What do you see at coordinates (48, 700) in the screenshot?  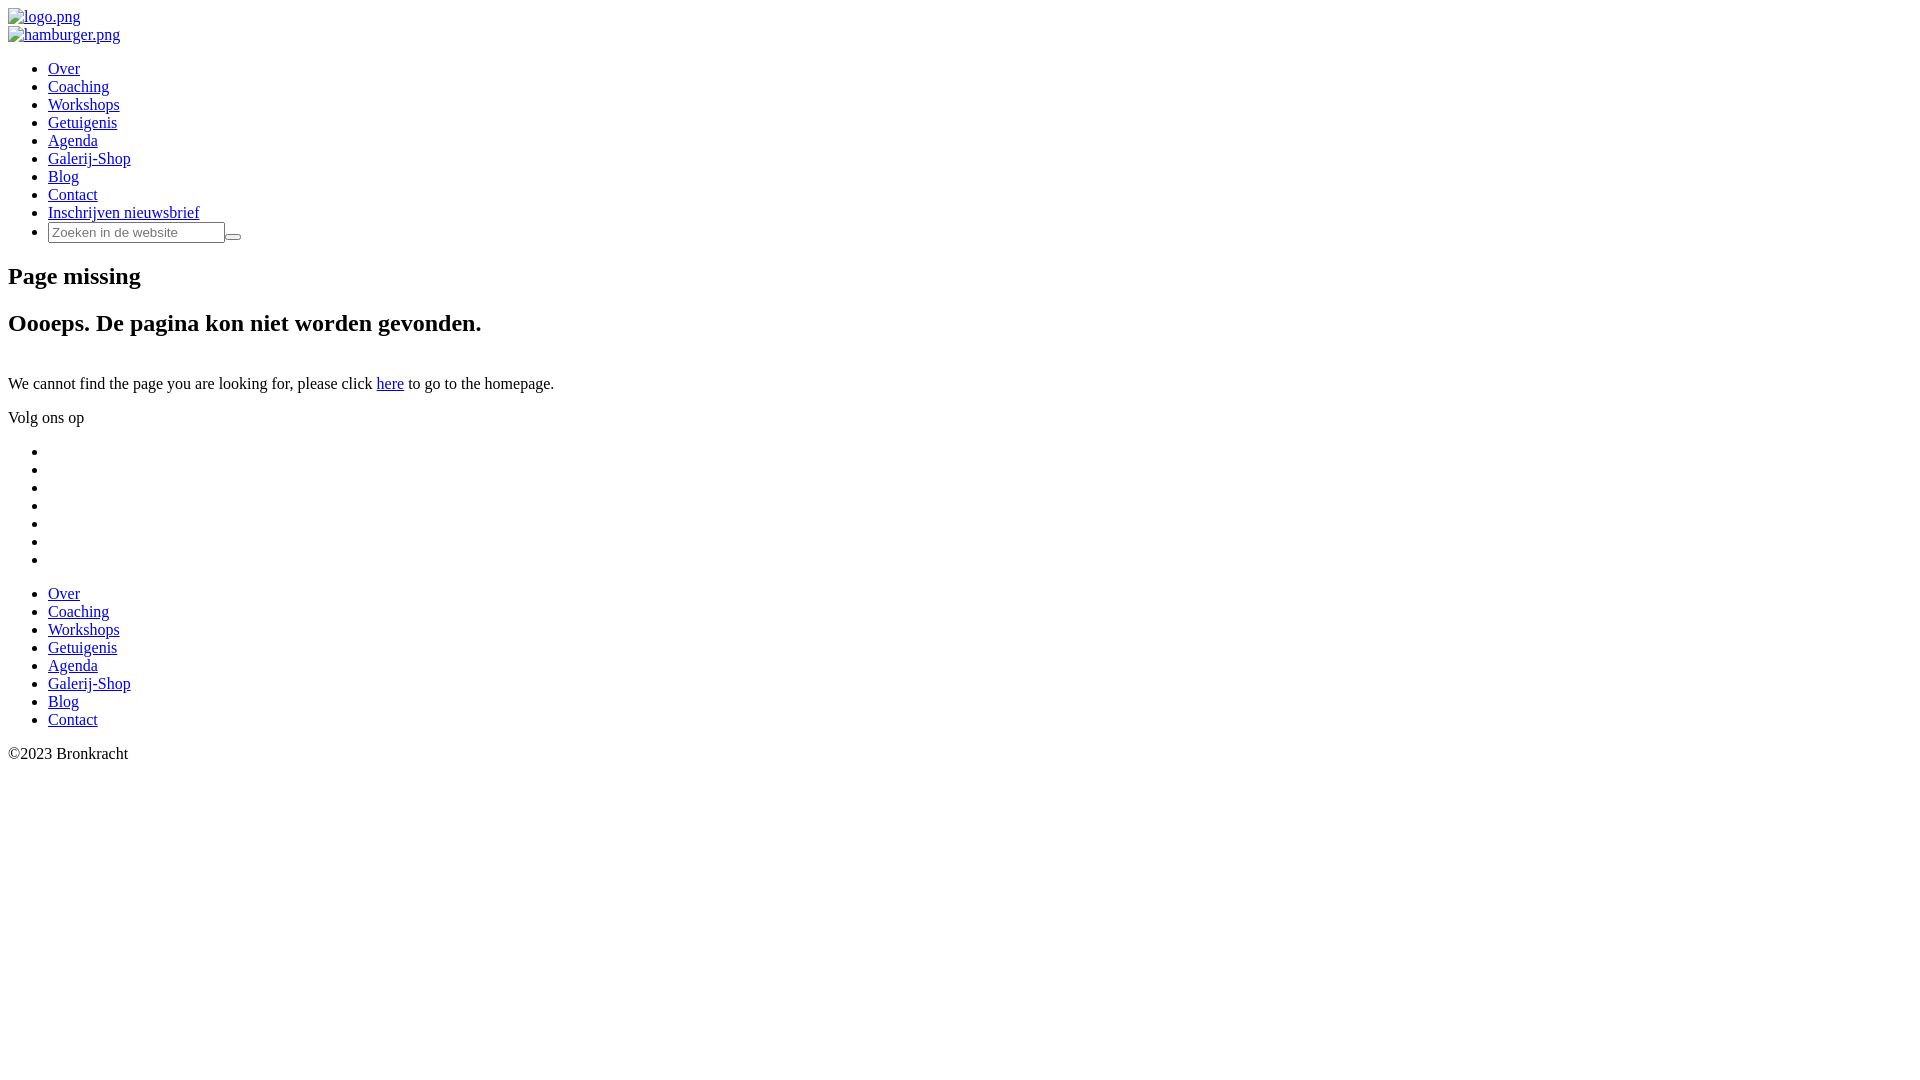 I see `'Blog'` at bounding box center [48, 700].